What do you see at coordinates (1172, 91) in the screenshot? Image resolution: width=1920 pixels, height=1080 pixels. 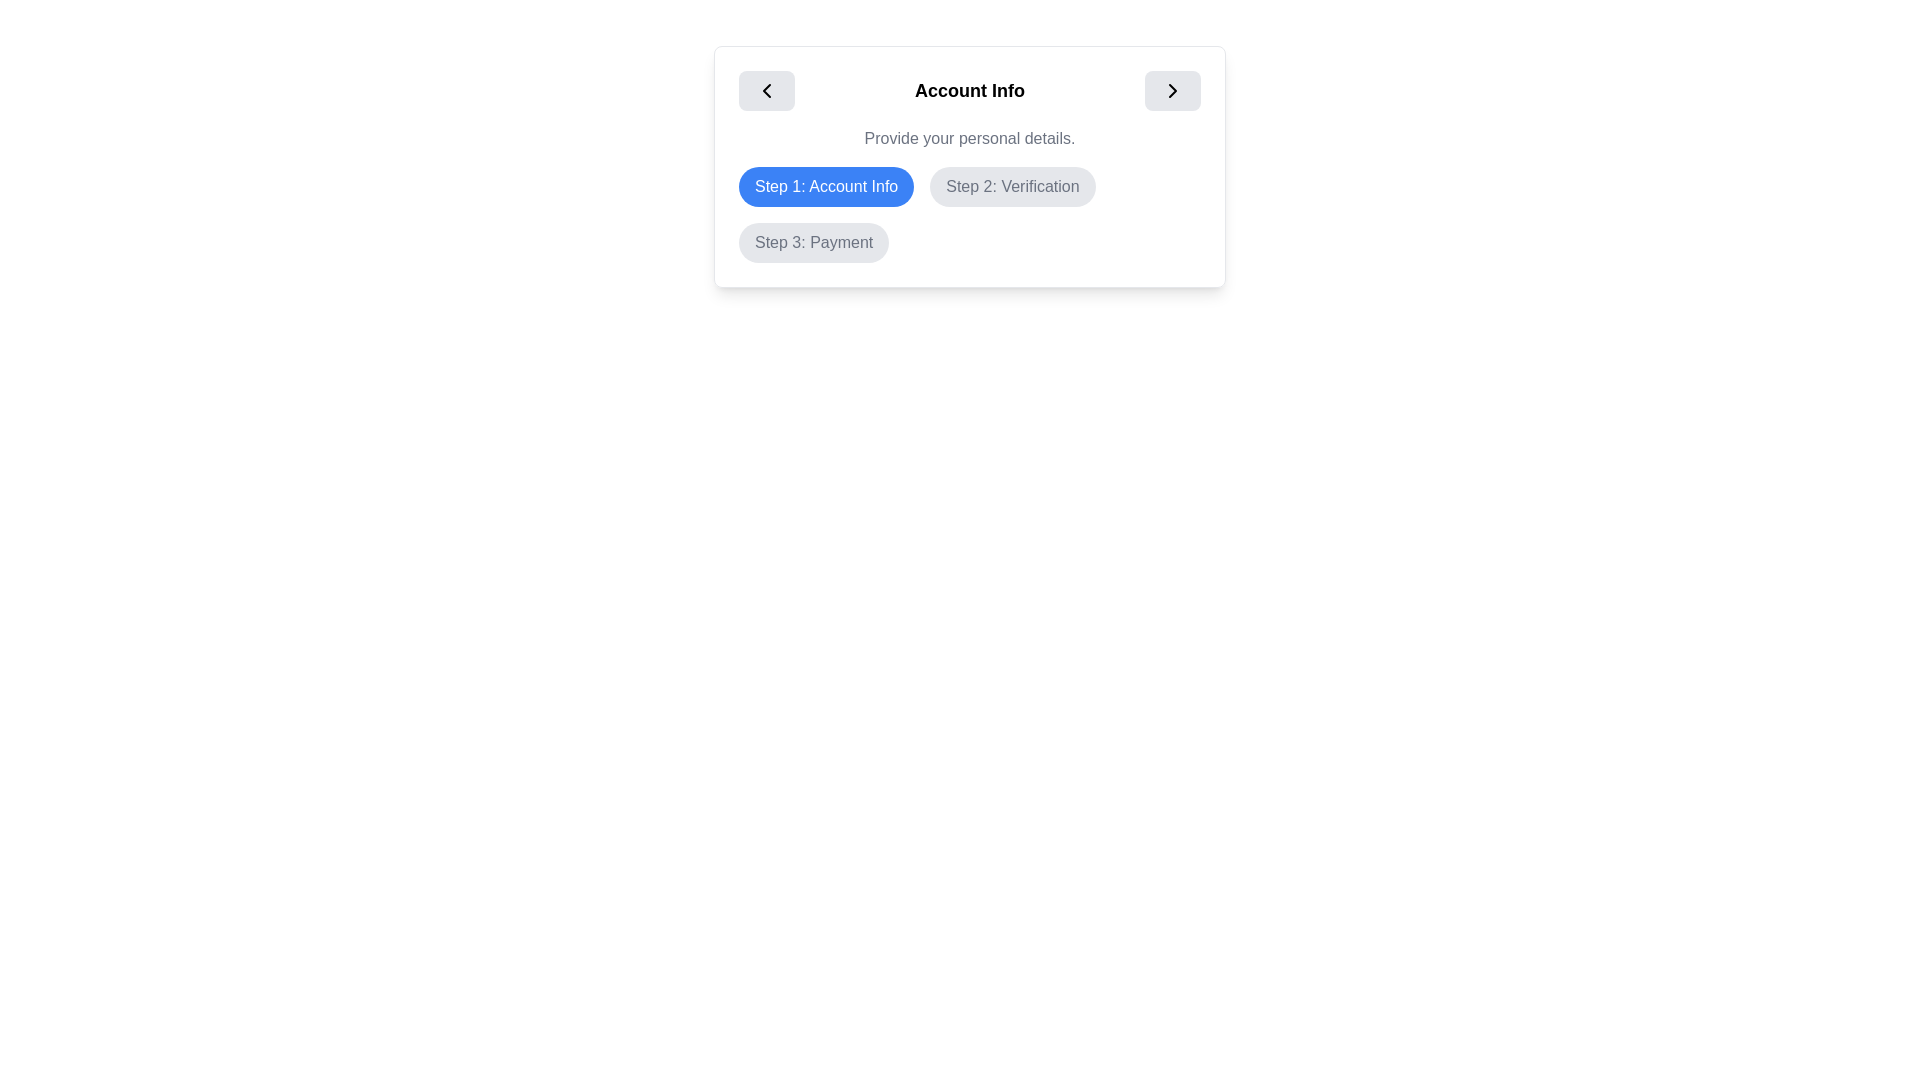 I see `the rectangular button with a light gray background and rounded corners, featuring a right-facing chevron icon, positioned in the header bar labeled 'Account Info'` at bounding box center [1172, 91].